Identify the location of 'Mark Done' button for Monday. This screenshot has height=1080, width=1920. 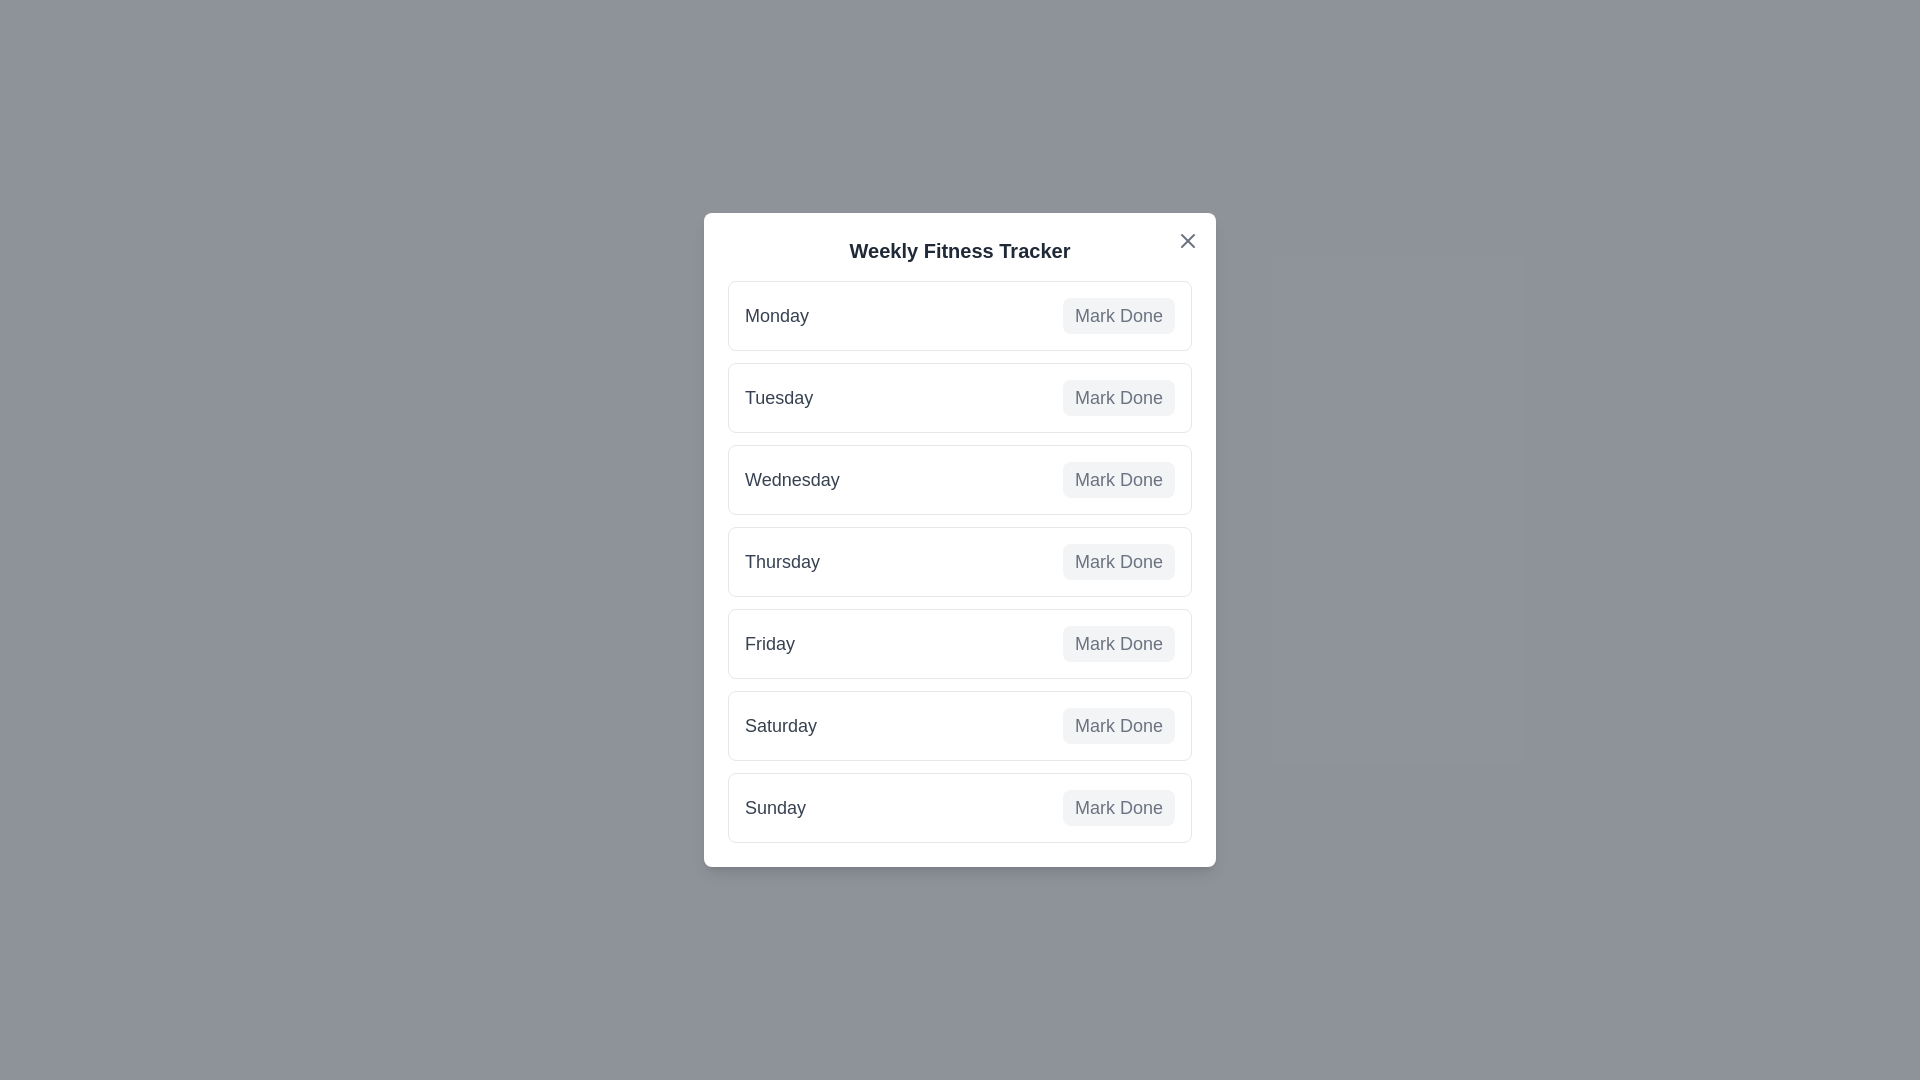
(1117, 315).